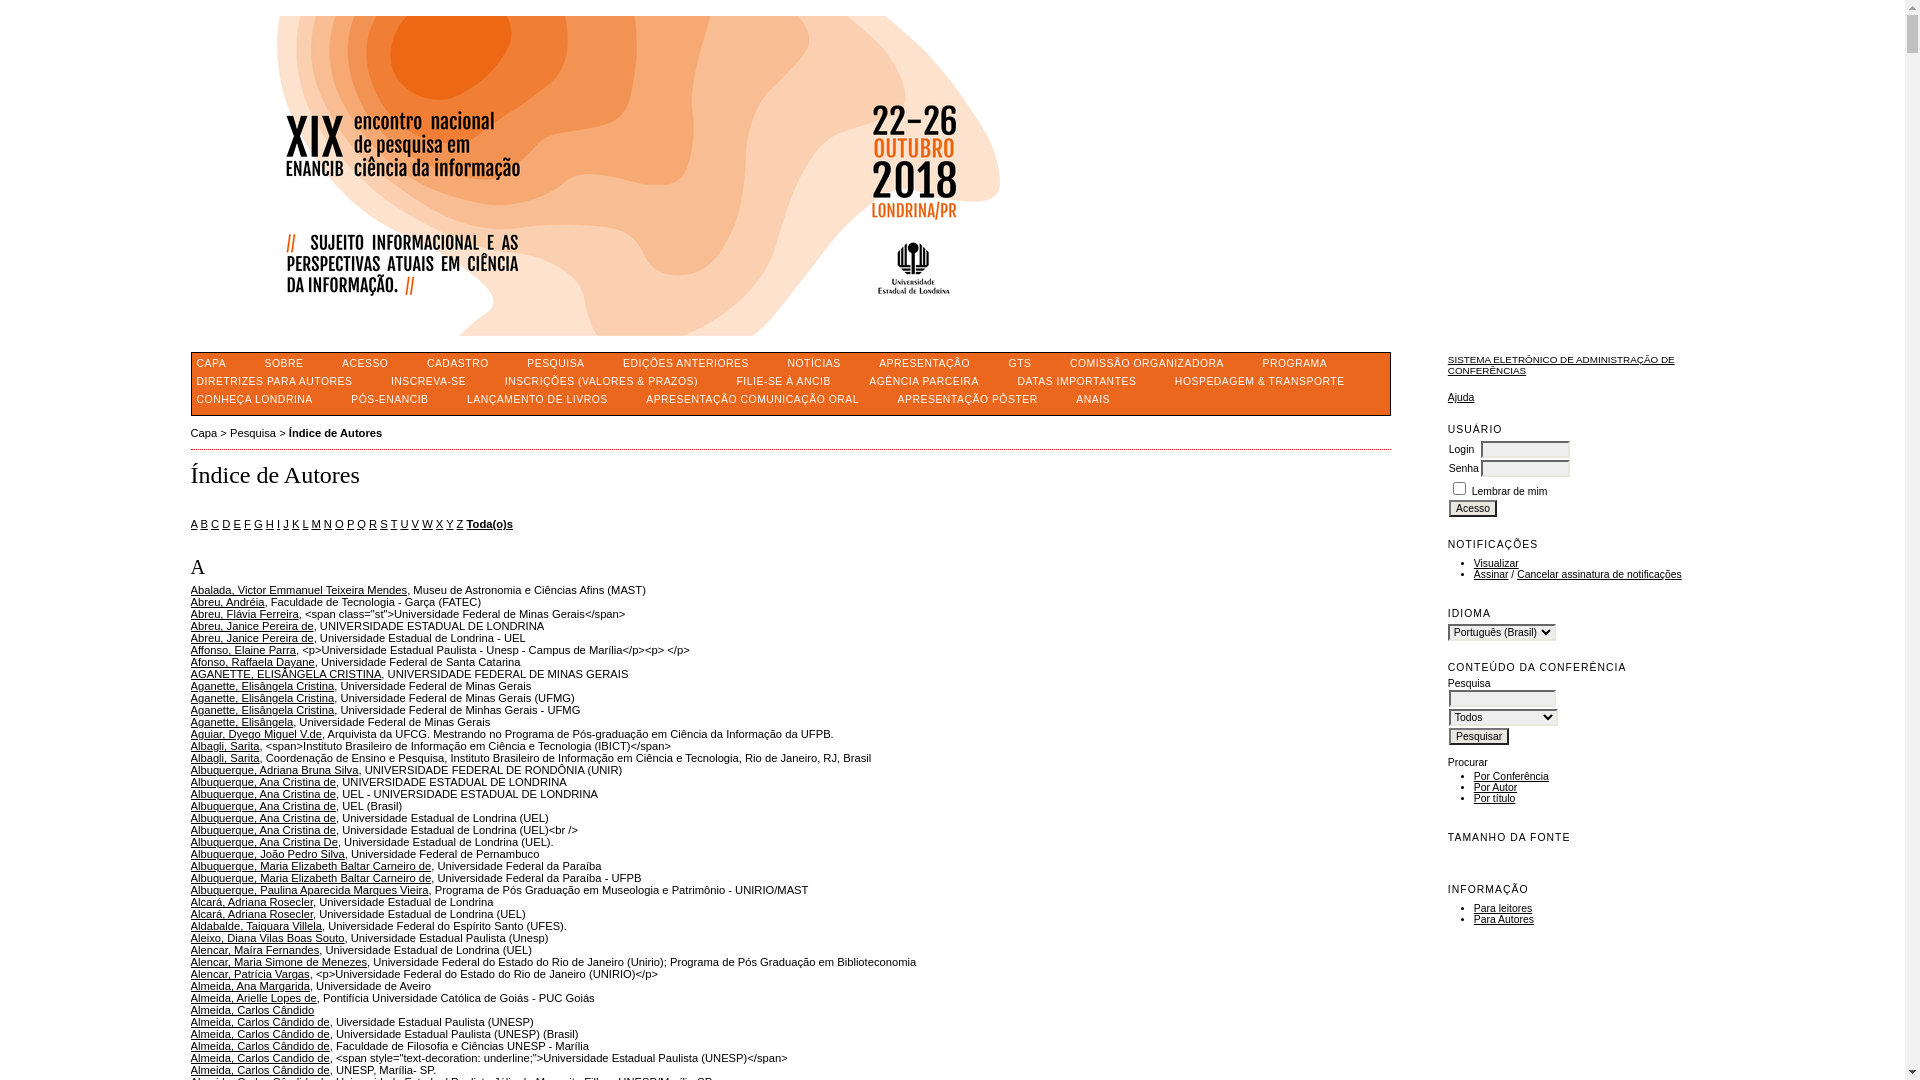 The width and height of the screenshot is (1920, 1080). Describe the element at coordinates (426, 523) in the screenshot. I see `'W'` at that location.